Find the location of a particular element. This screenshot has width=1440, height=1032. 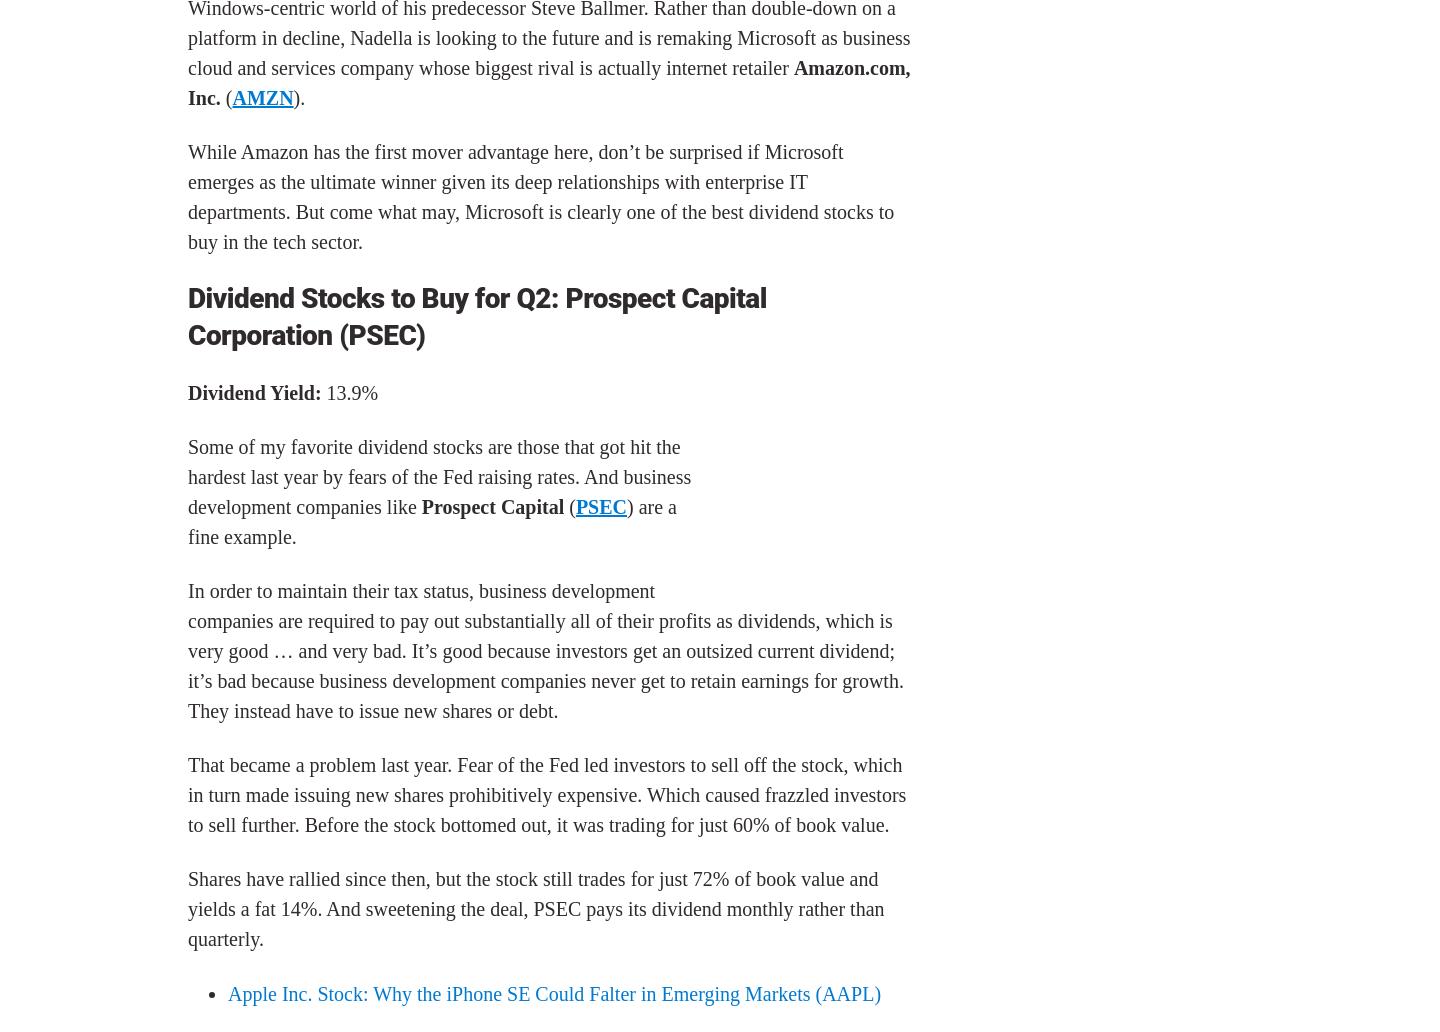

'Dividend Yield:' is located at coordinates (253, 391).